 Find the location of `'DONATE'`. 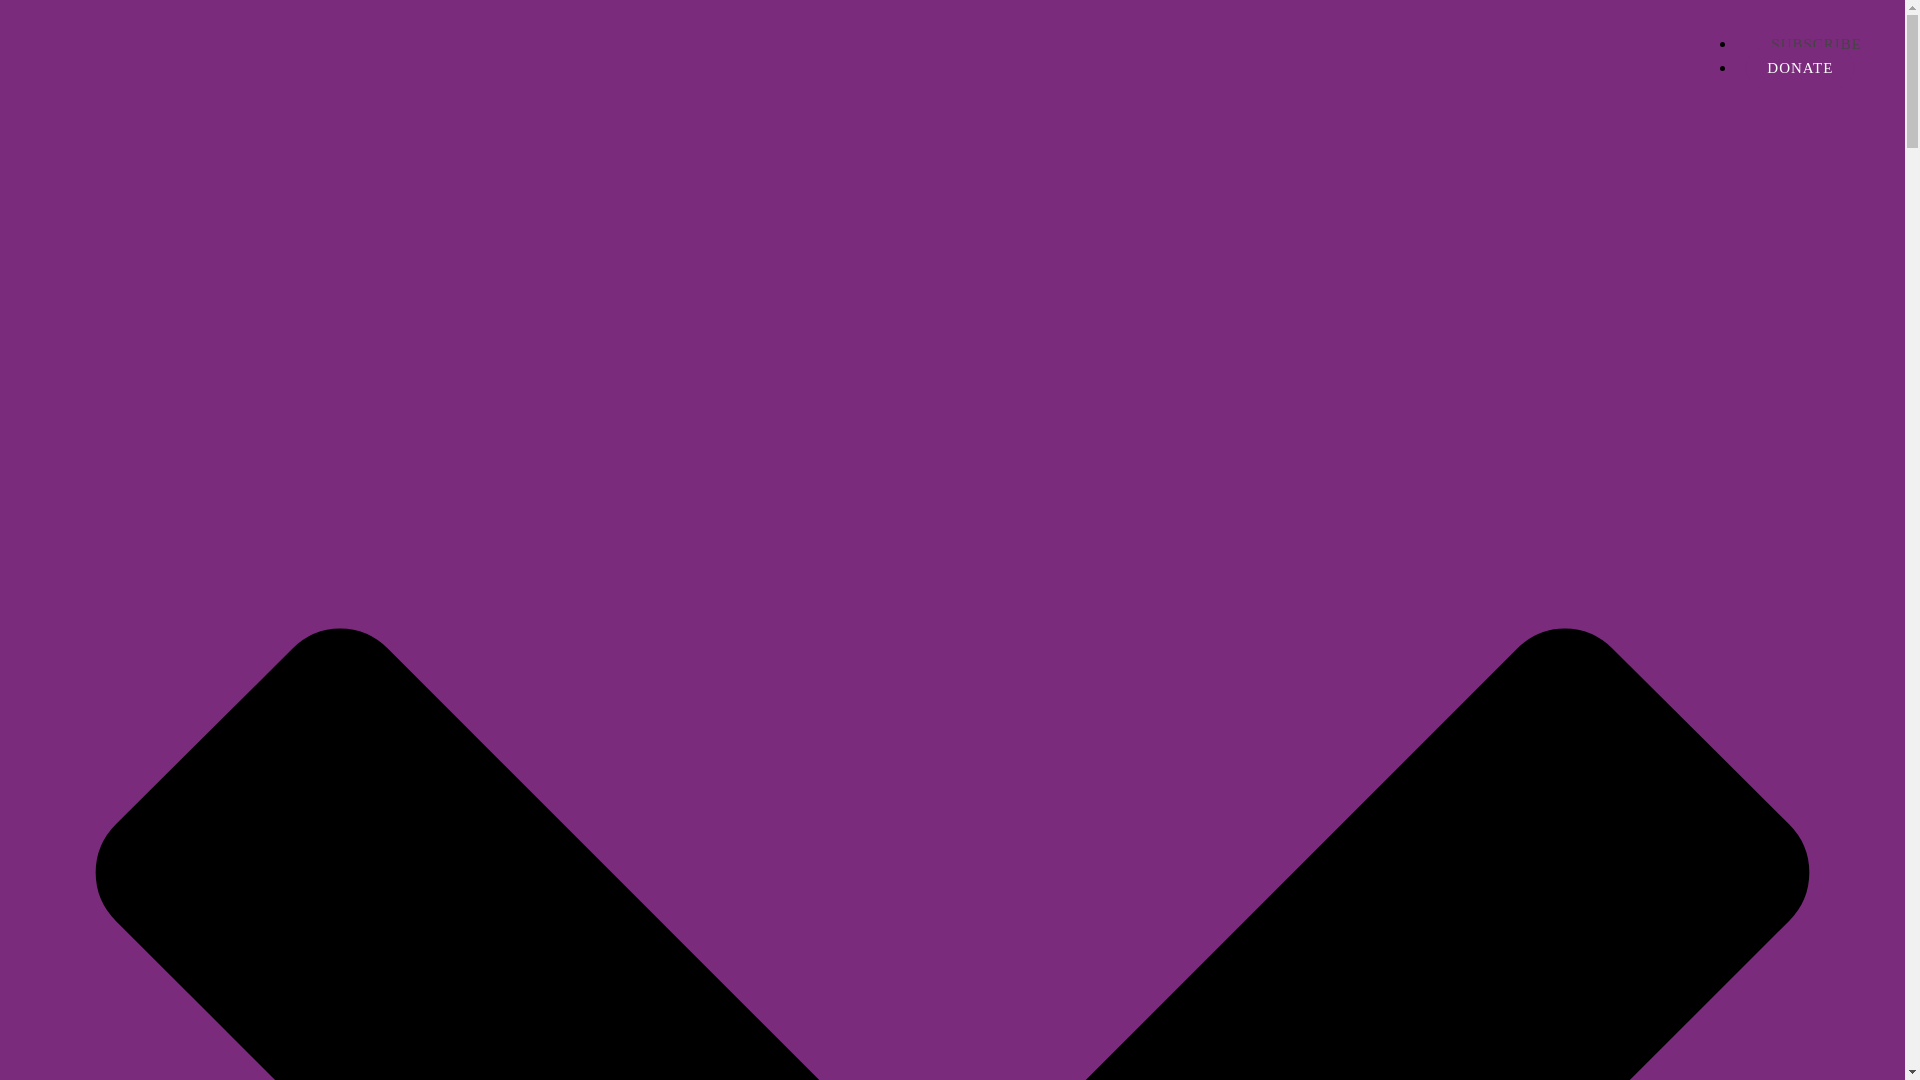

'DONATE' is located at coordinates (1745, 67).